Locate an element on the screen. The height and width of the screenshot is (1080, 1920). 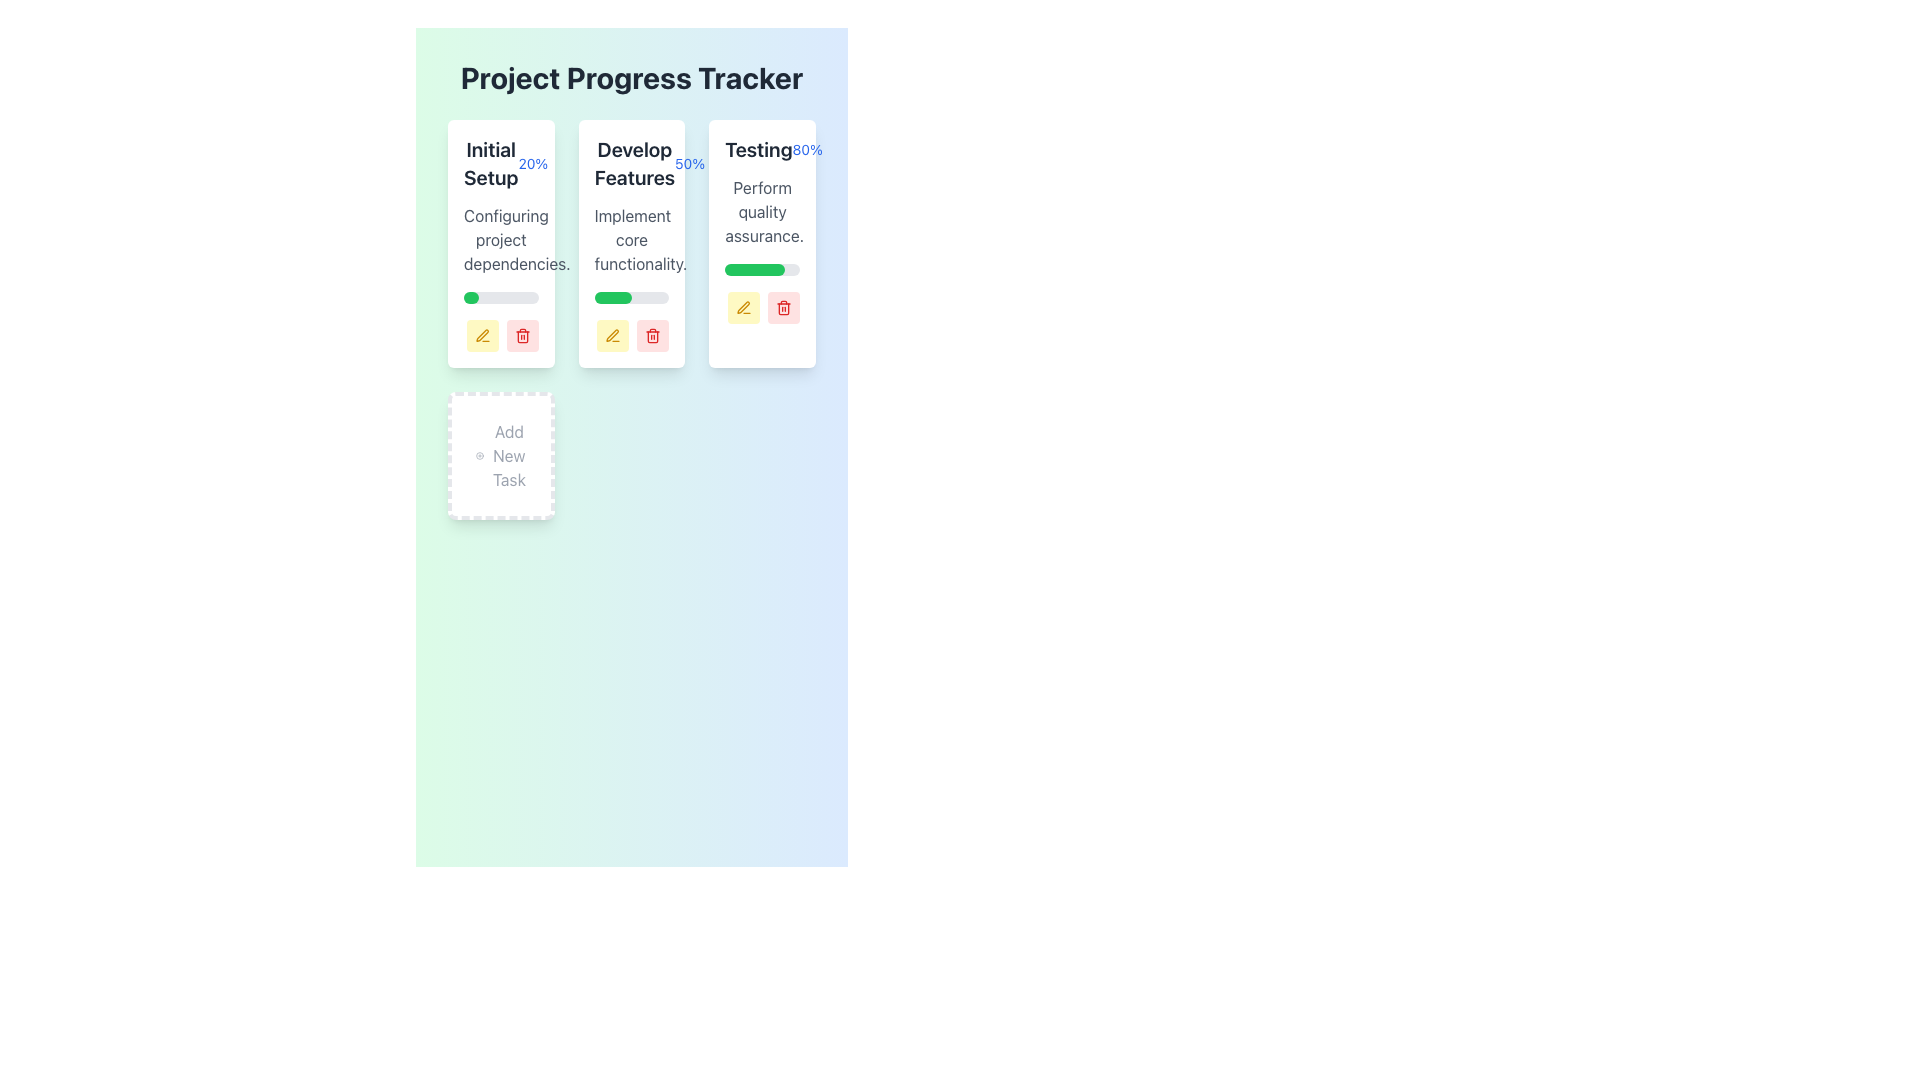
the 'Edit' button located in the bottom-right corner of the 'Initial Setup' card to initiate editing is located at coordinates (482, 334).